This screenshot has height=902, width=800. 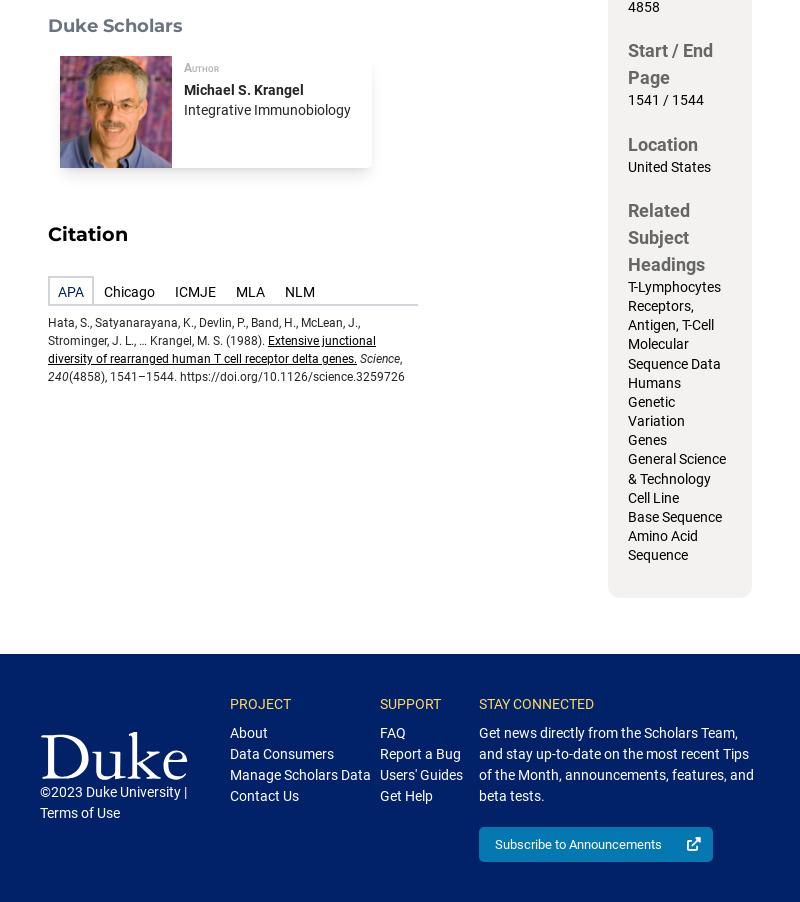 What do you see at coordinates (243, 89) in the screenshot?
I see `'Michael S. Krangel'` at bounding box center [243, 89].